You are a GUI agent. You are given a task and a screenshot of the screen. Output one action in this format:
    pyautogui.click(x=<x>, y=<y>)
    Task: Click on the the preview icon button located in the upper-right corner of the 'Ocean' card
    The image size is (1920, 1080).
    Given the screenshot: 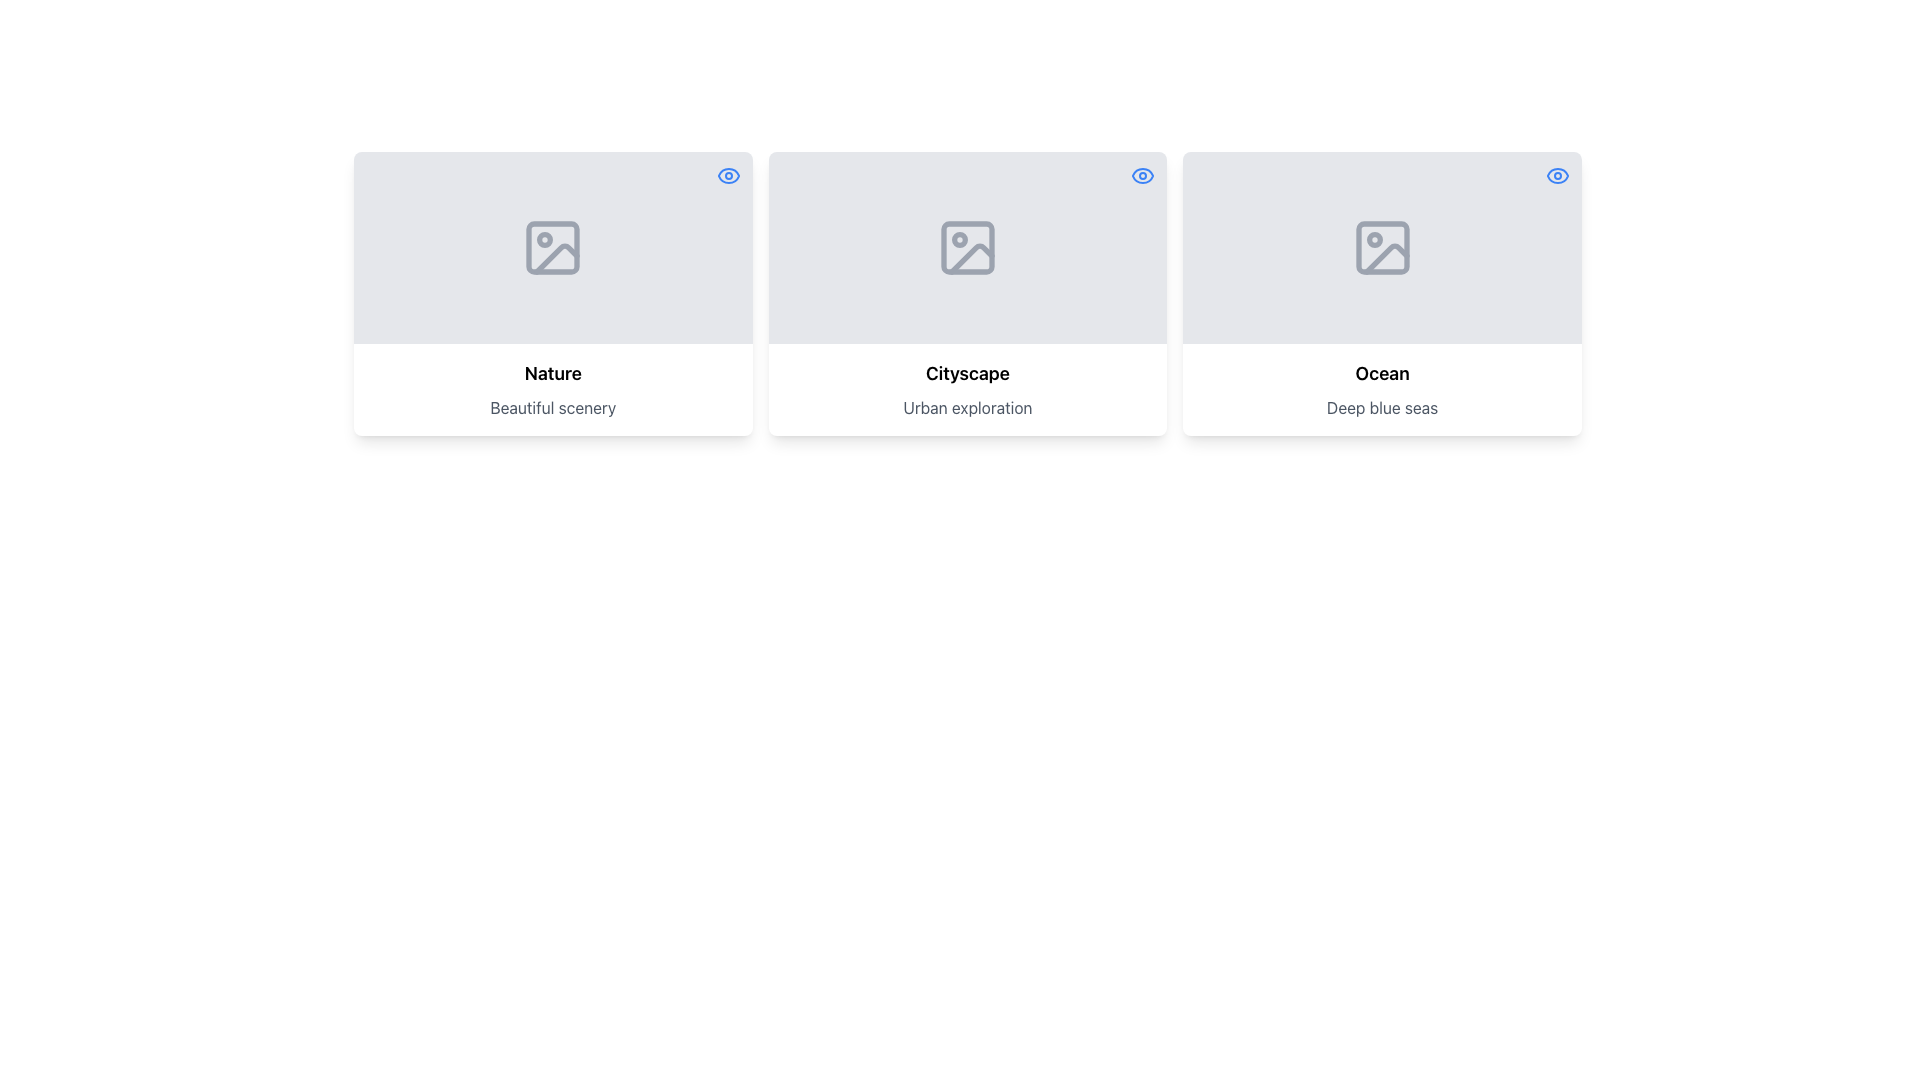 What is the action you would take?
    pyautogui.click(x=1556, y=175)
    